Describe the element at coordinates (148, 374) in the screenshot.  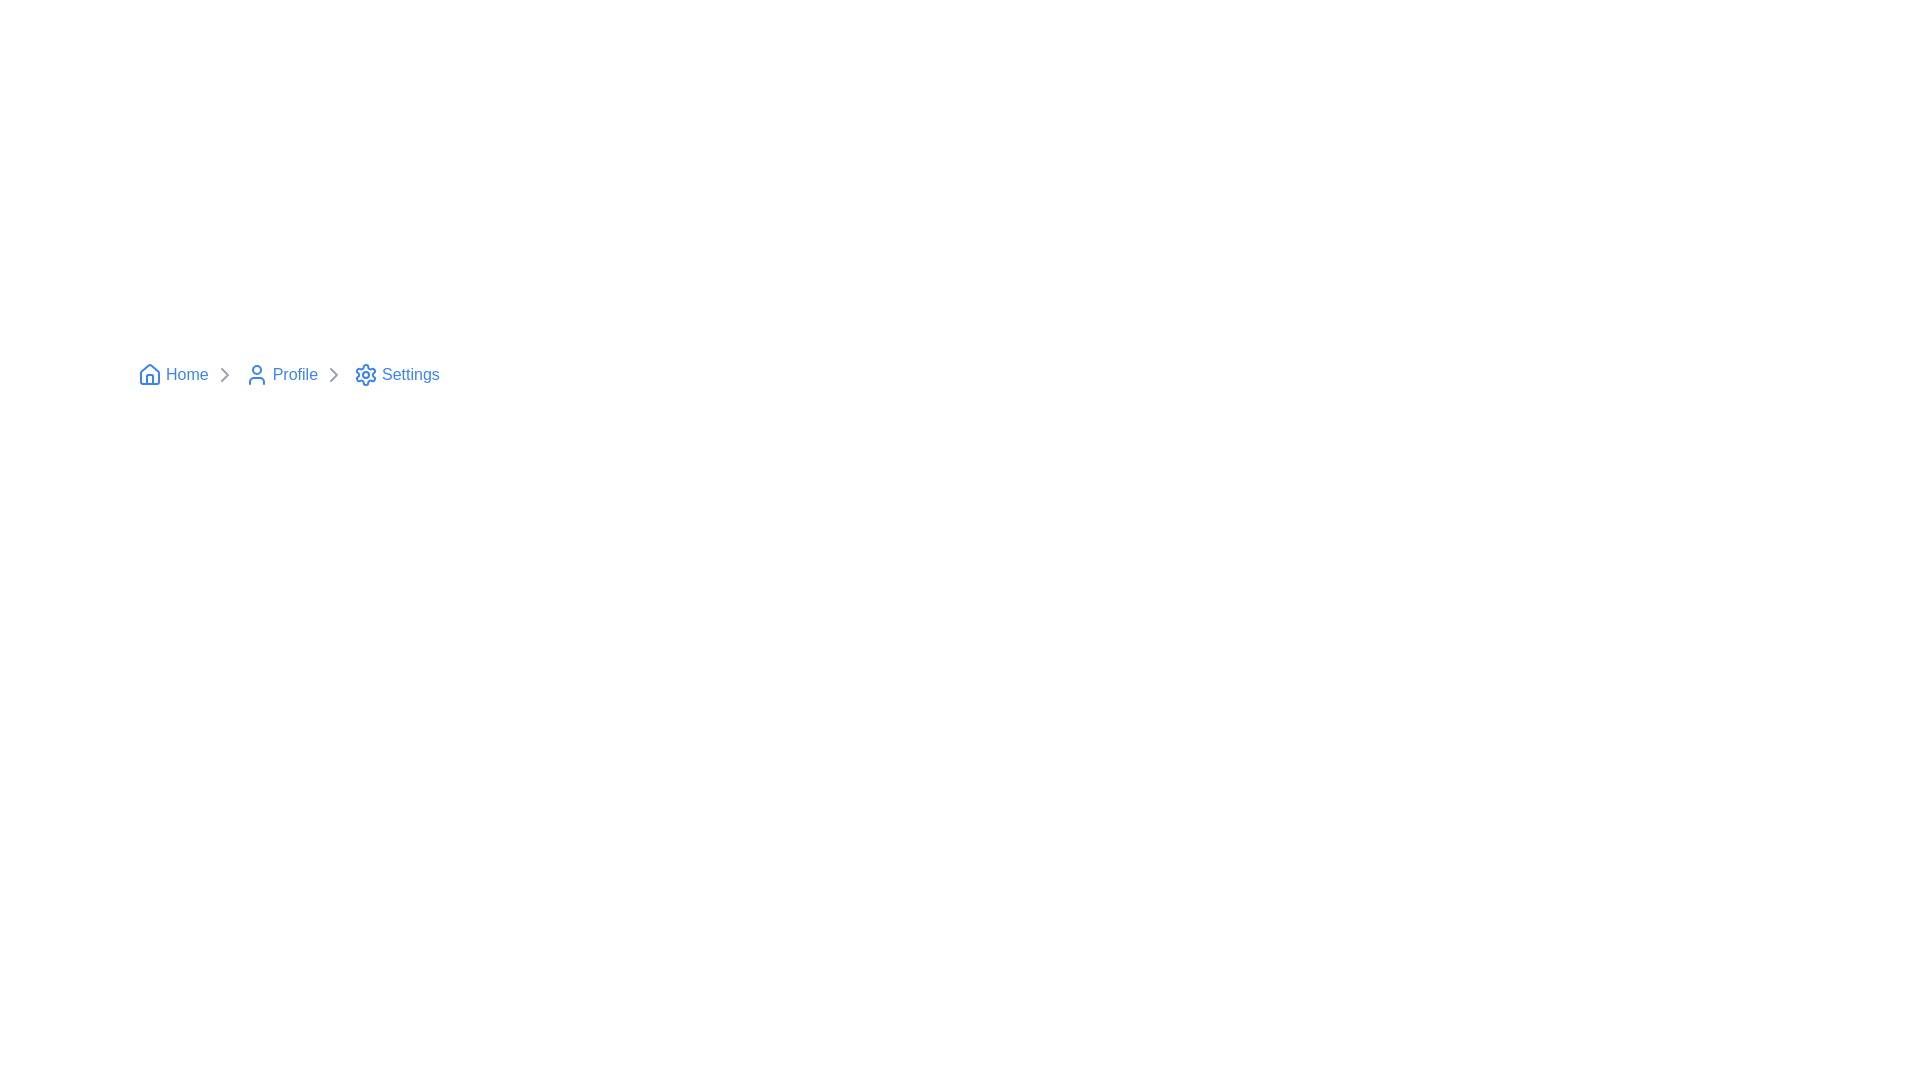
I see `the 'Home' icon located on the far leftmost position of the breadcrumb navigation bar, which is associated with the text label 'Home'` at that location.